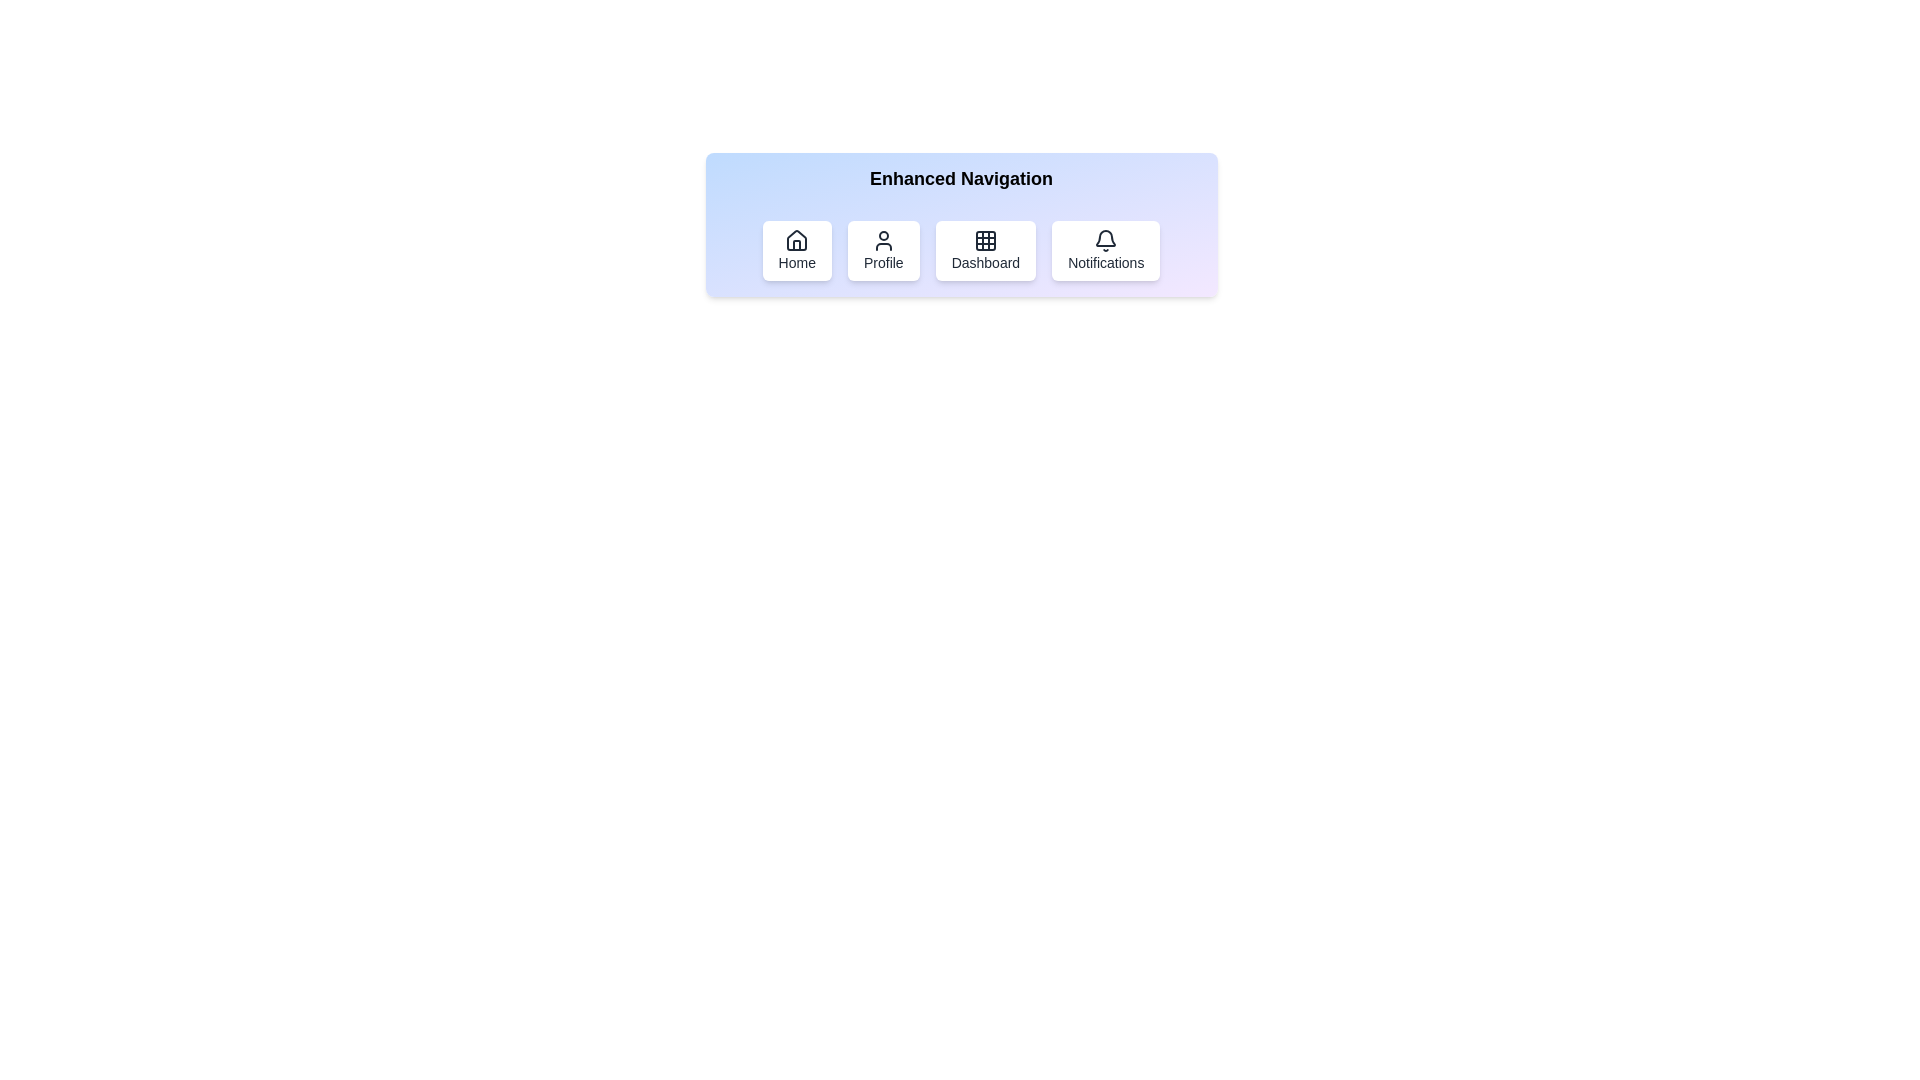 Image resolution: width=1920 pixels, height=1080 pixels. Describe the element at coordinates (985, 249) in the screenshot. I see `the 'Dashboard' button, which is the third button in the 'Enhanced Navigation' section` at that location.